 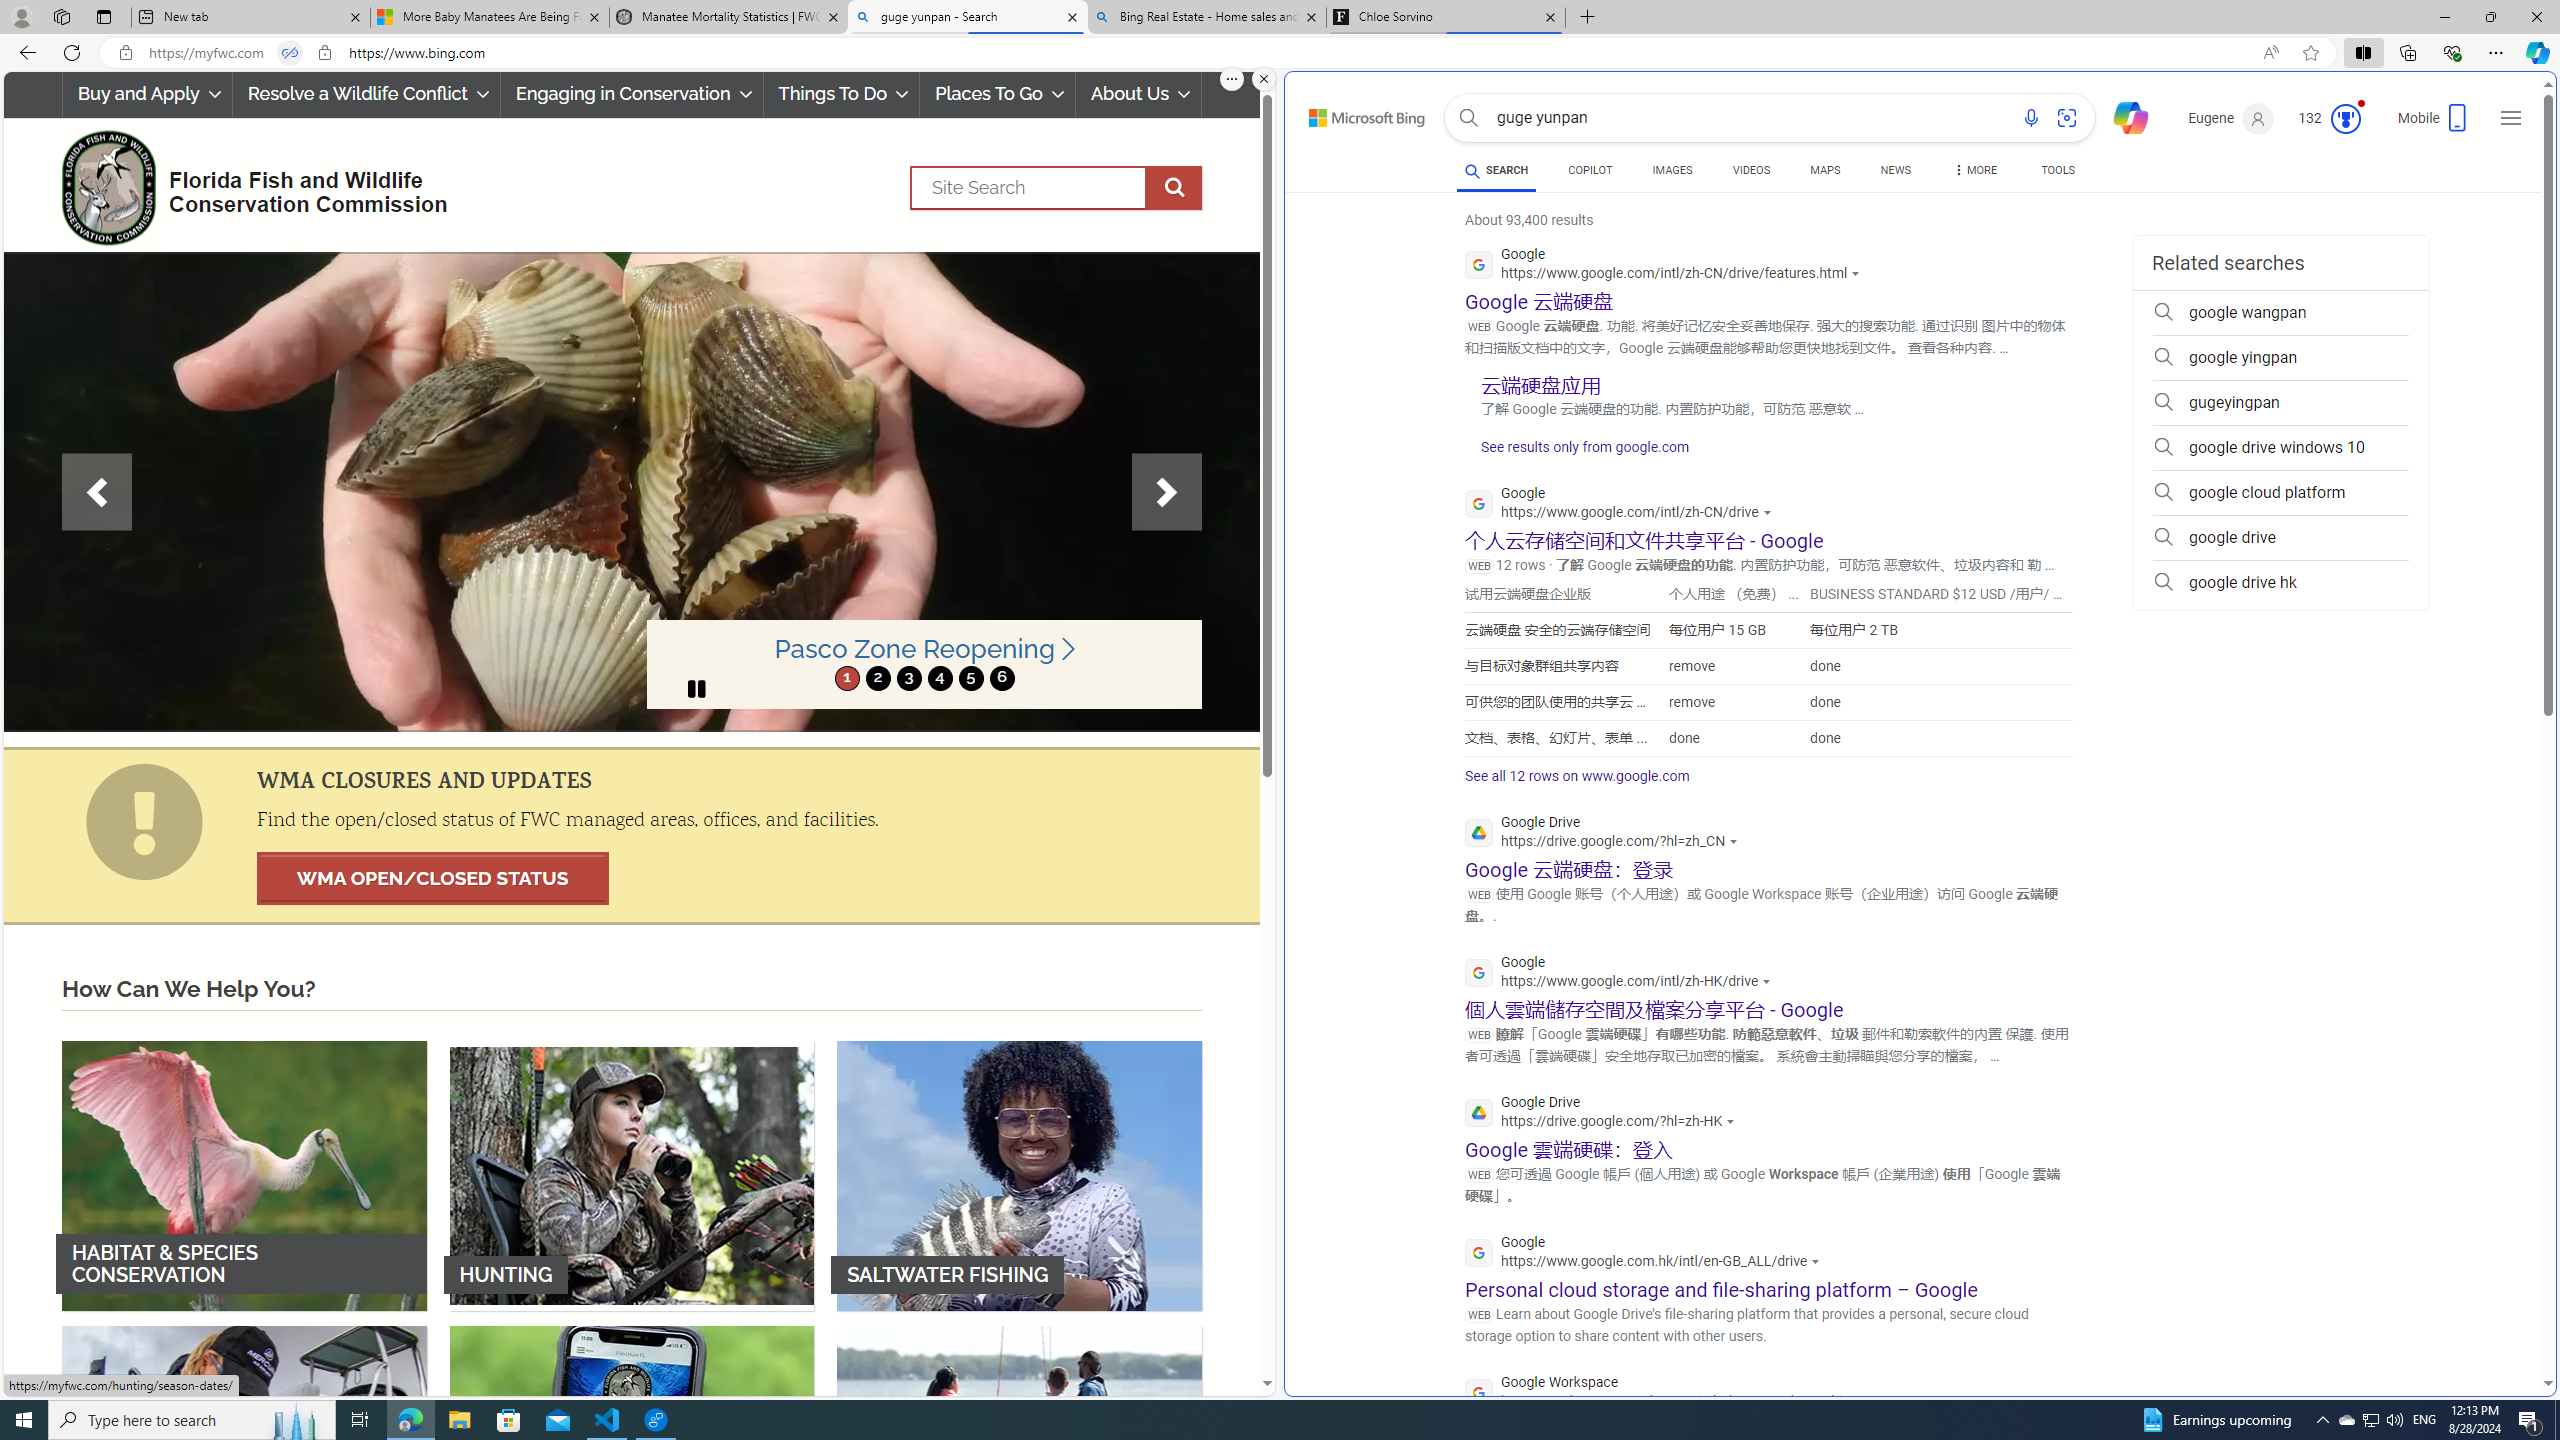 What do you see at coordinates (2490, 16) in the screenshot?
I see `'Restore'` at bounding box center [2490, 16].